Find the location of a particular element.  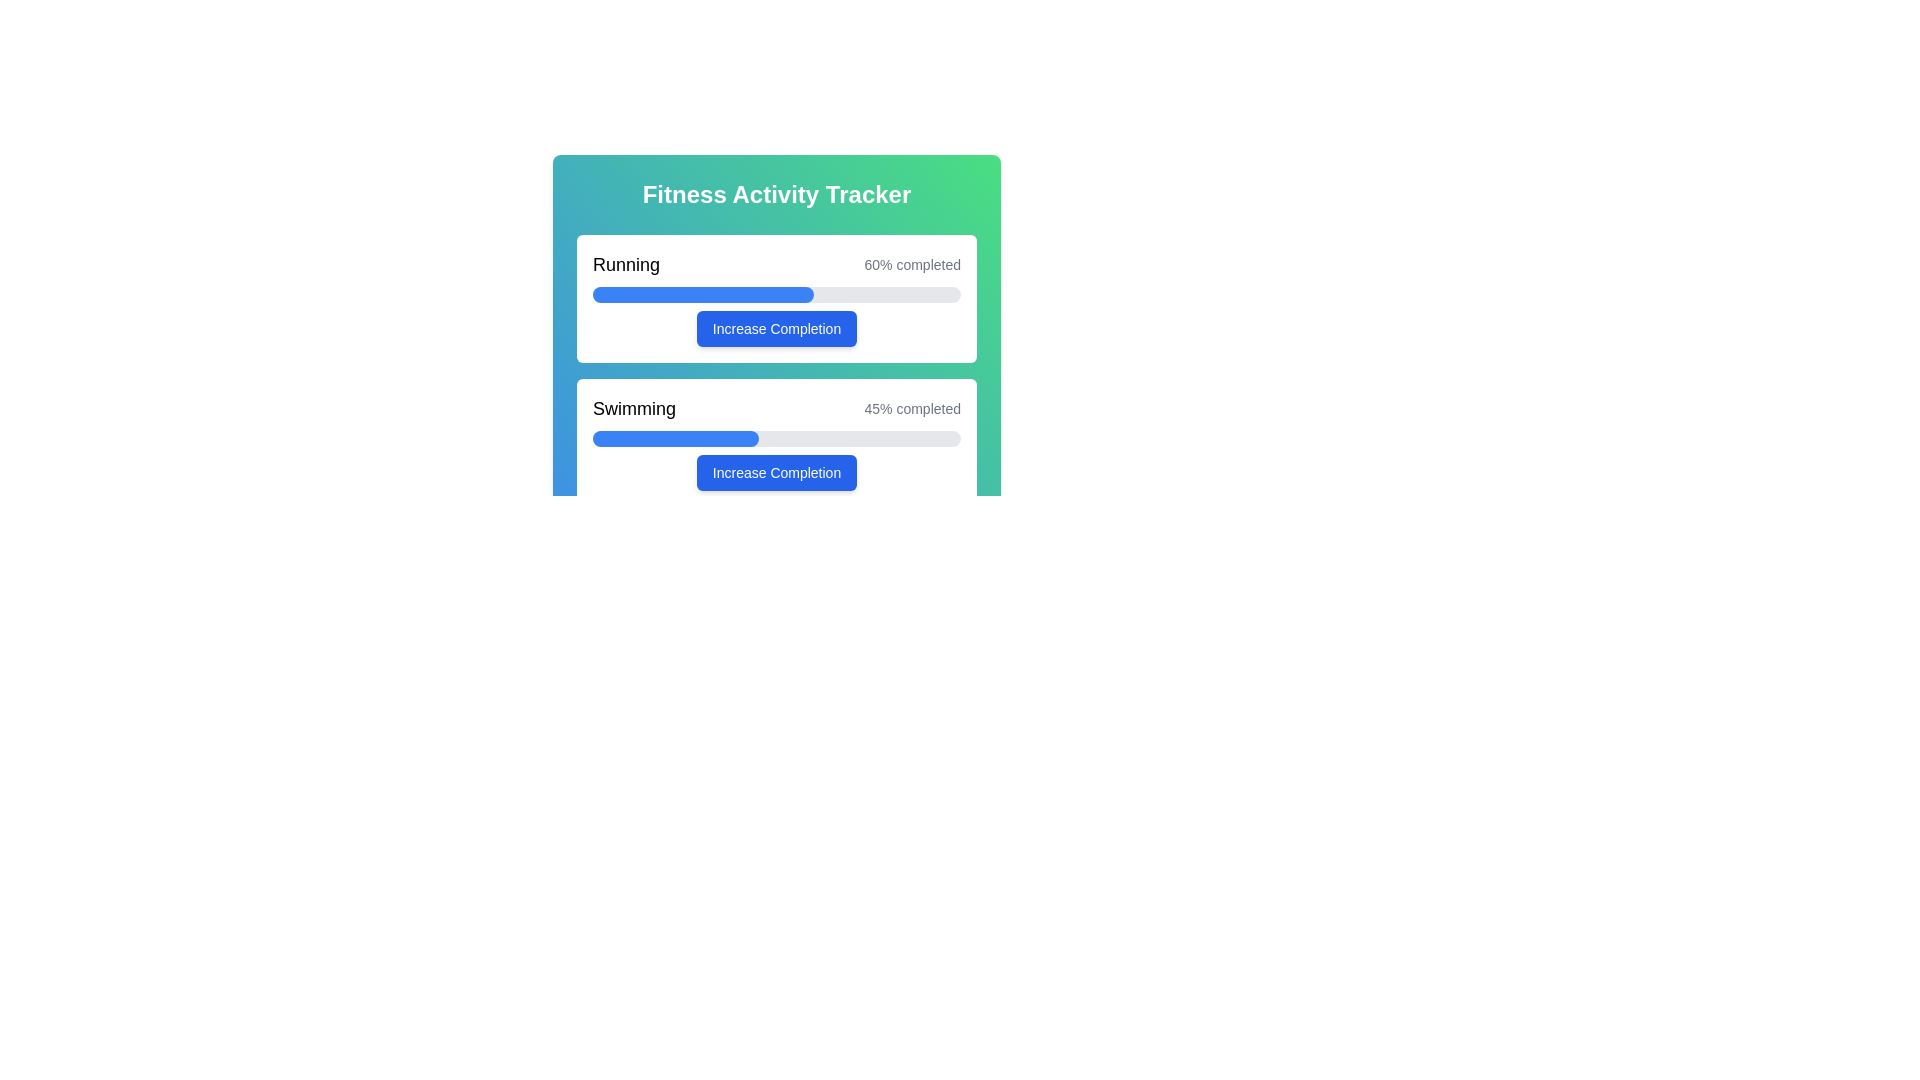

the first card in the Fitness Activity Tracker section that displays progress for 'Running' is located at coordinates (776, 299).